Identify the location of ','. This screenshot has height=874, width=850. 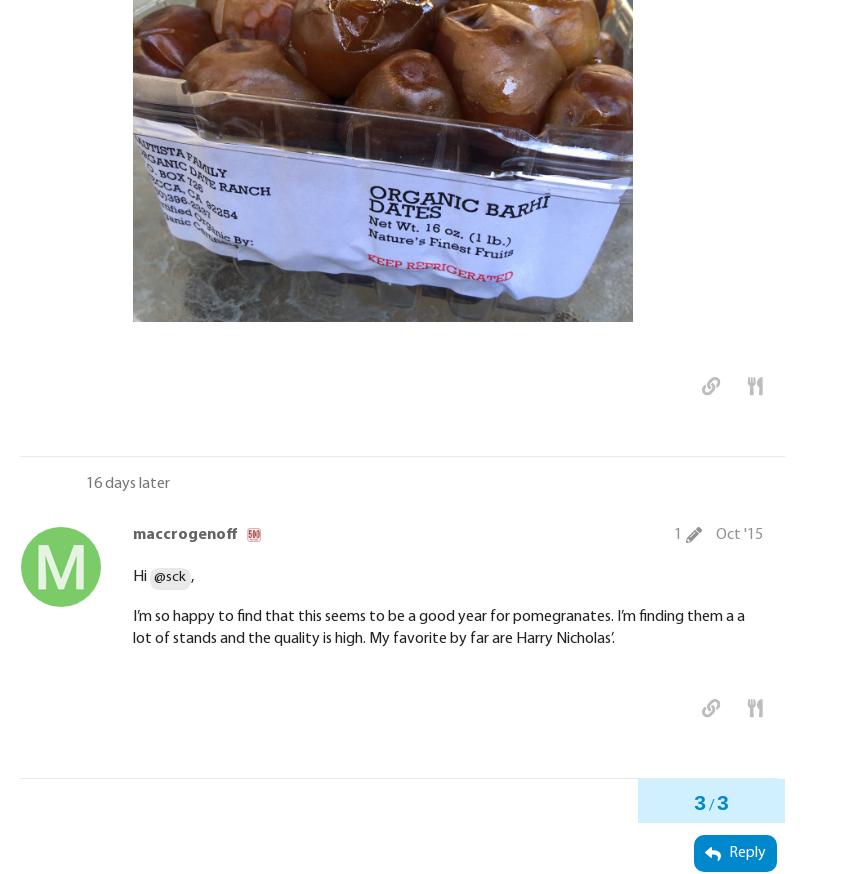
(190, 577).